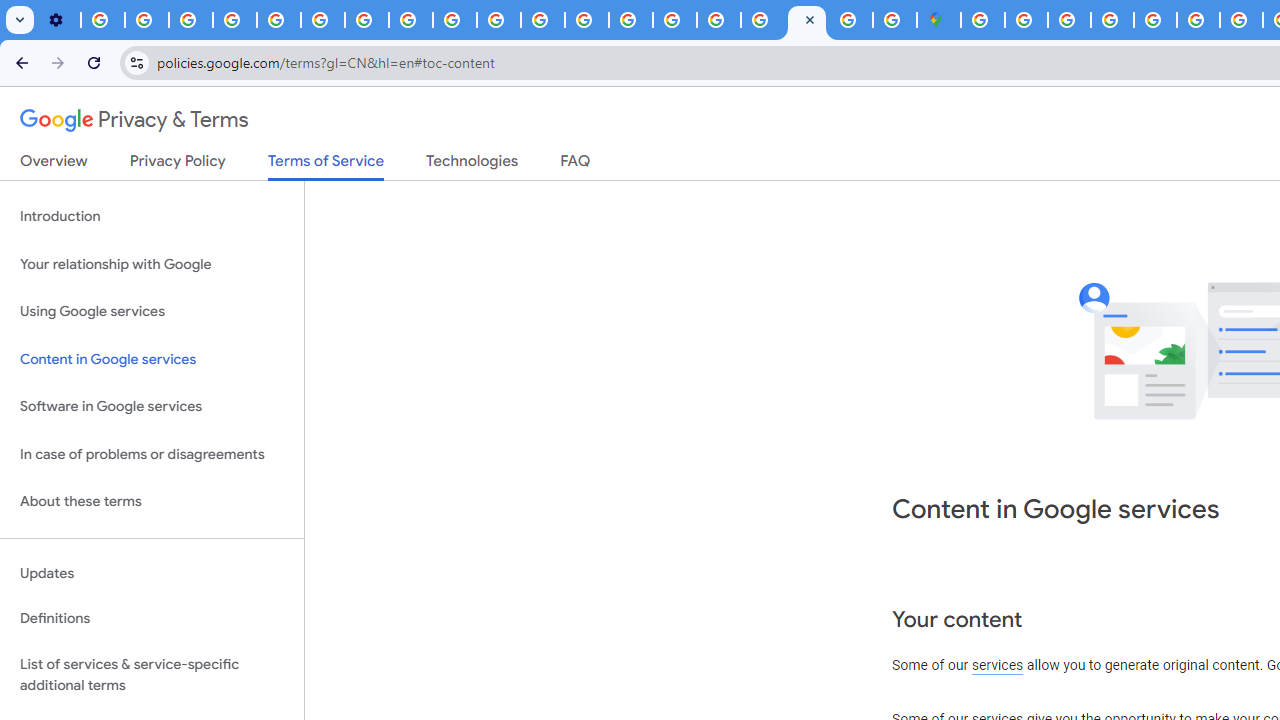 The image size is (1280, 720). Describe the element at coordinates (102, 20) in the screenshot. I see `'Delete photos & videos - Computer - Google Photos Help'` at that location.